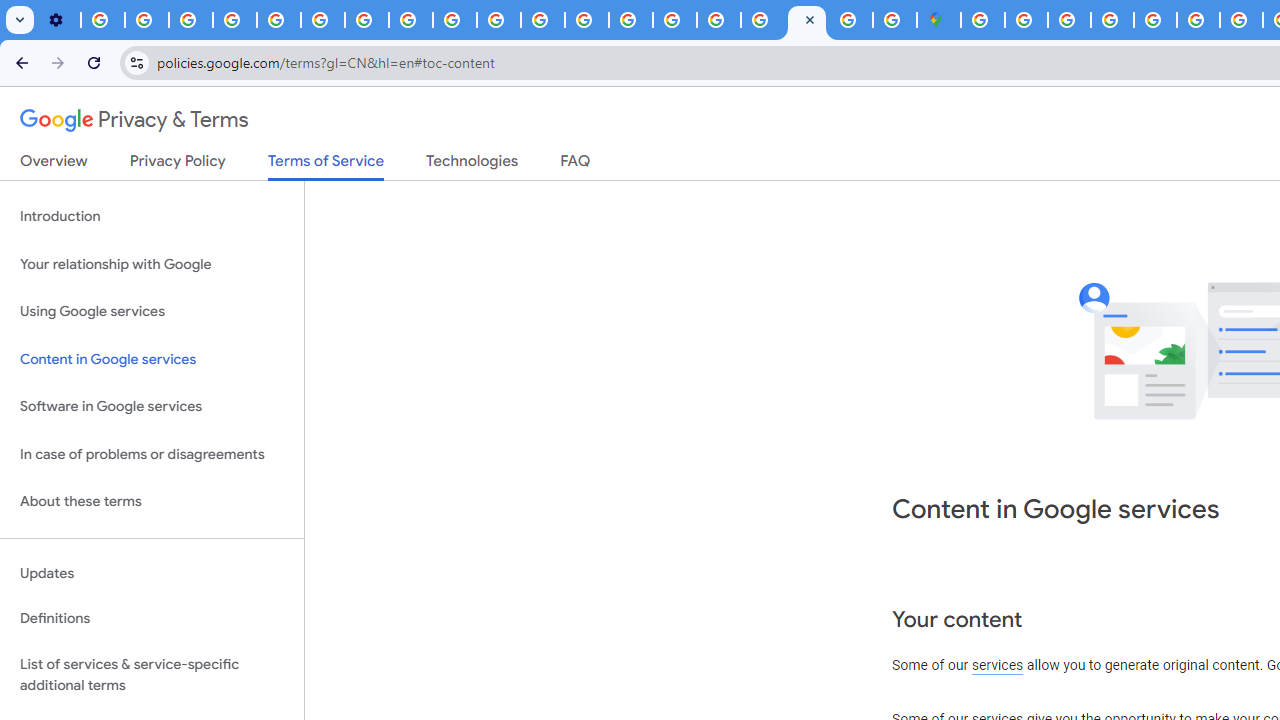 The image size is (1280, 720). Describe the element at coordinates (102, 20) in the screenshot. I see `'Delete photos & videos - Computer - Google Photos Help'` at that location.